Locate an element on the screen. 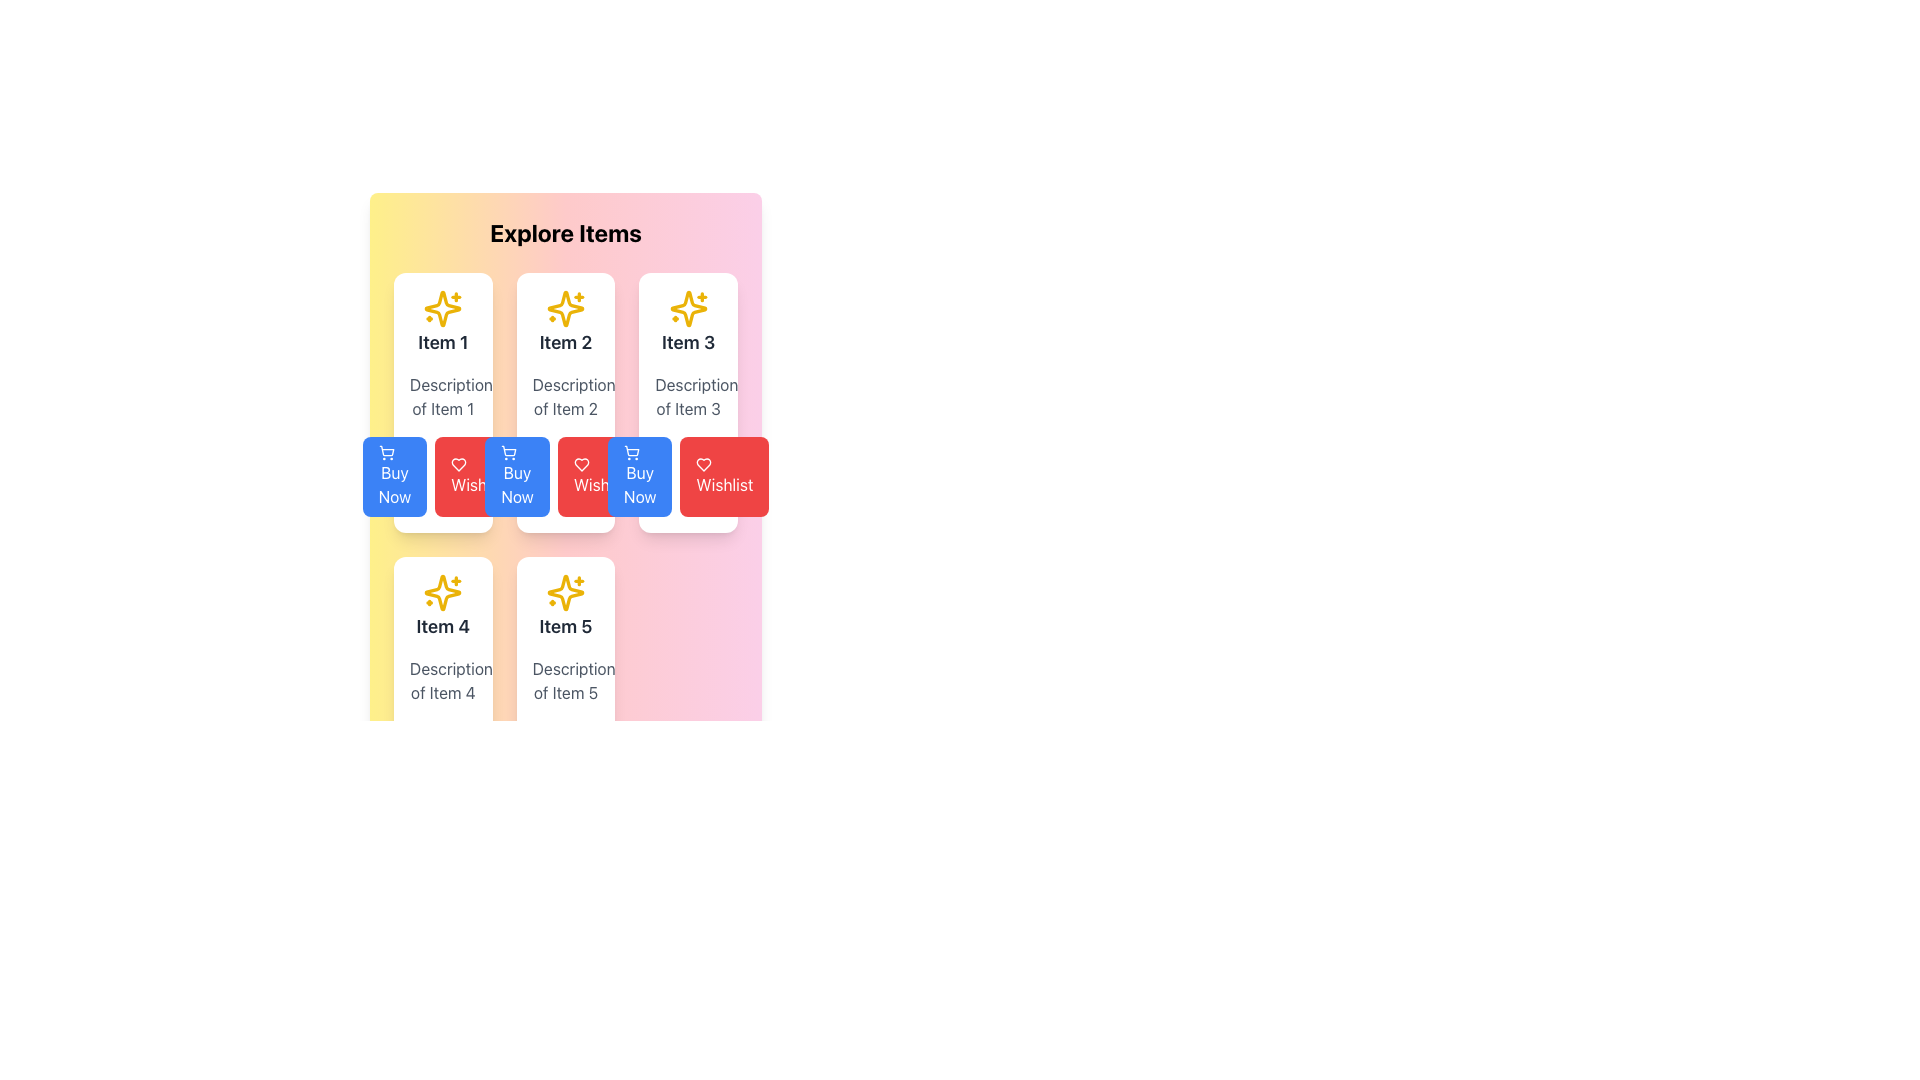 This screenshot has width=1920, height=1080. the text label displaying the title of the first item in the grid, located beneath the 'Explore Items' heading is located at coordinates (442, 342).